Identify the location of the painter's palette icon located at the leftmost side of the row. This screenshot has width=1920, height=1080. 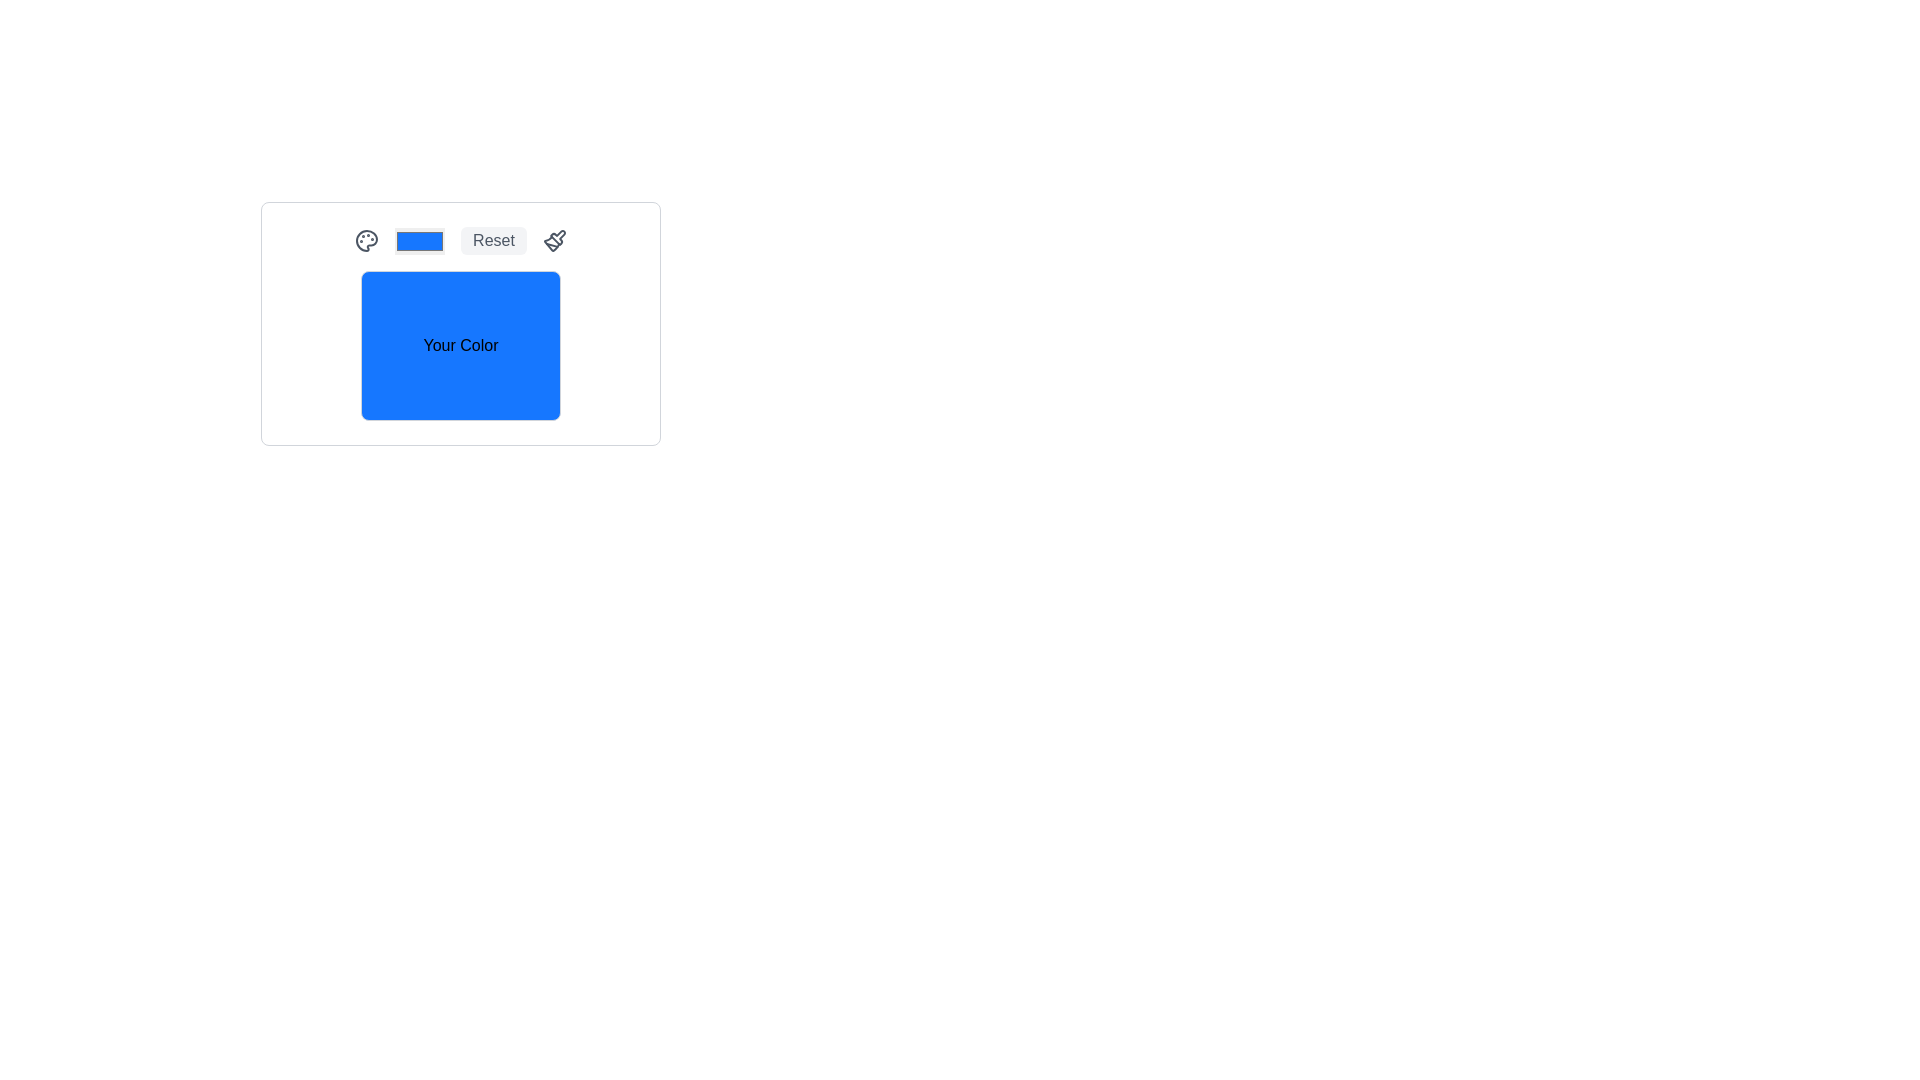
(367, 239).